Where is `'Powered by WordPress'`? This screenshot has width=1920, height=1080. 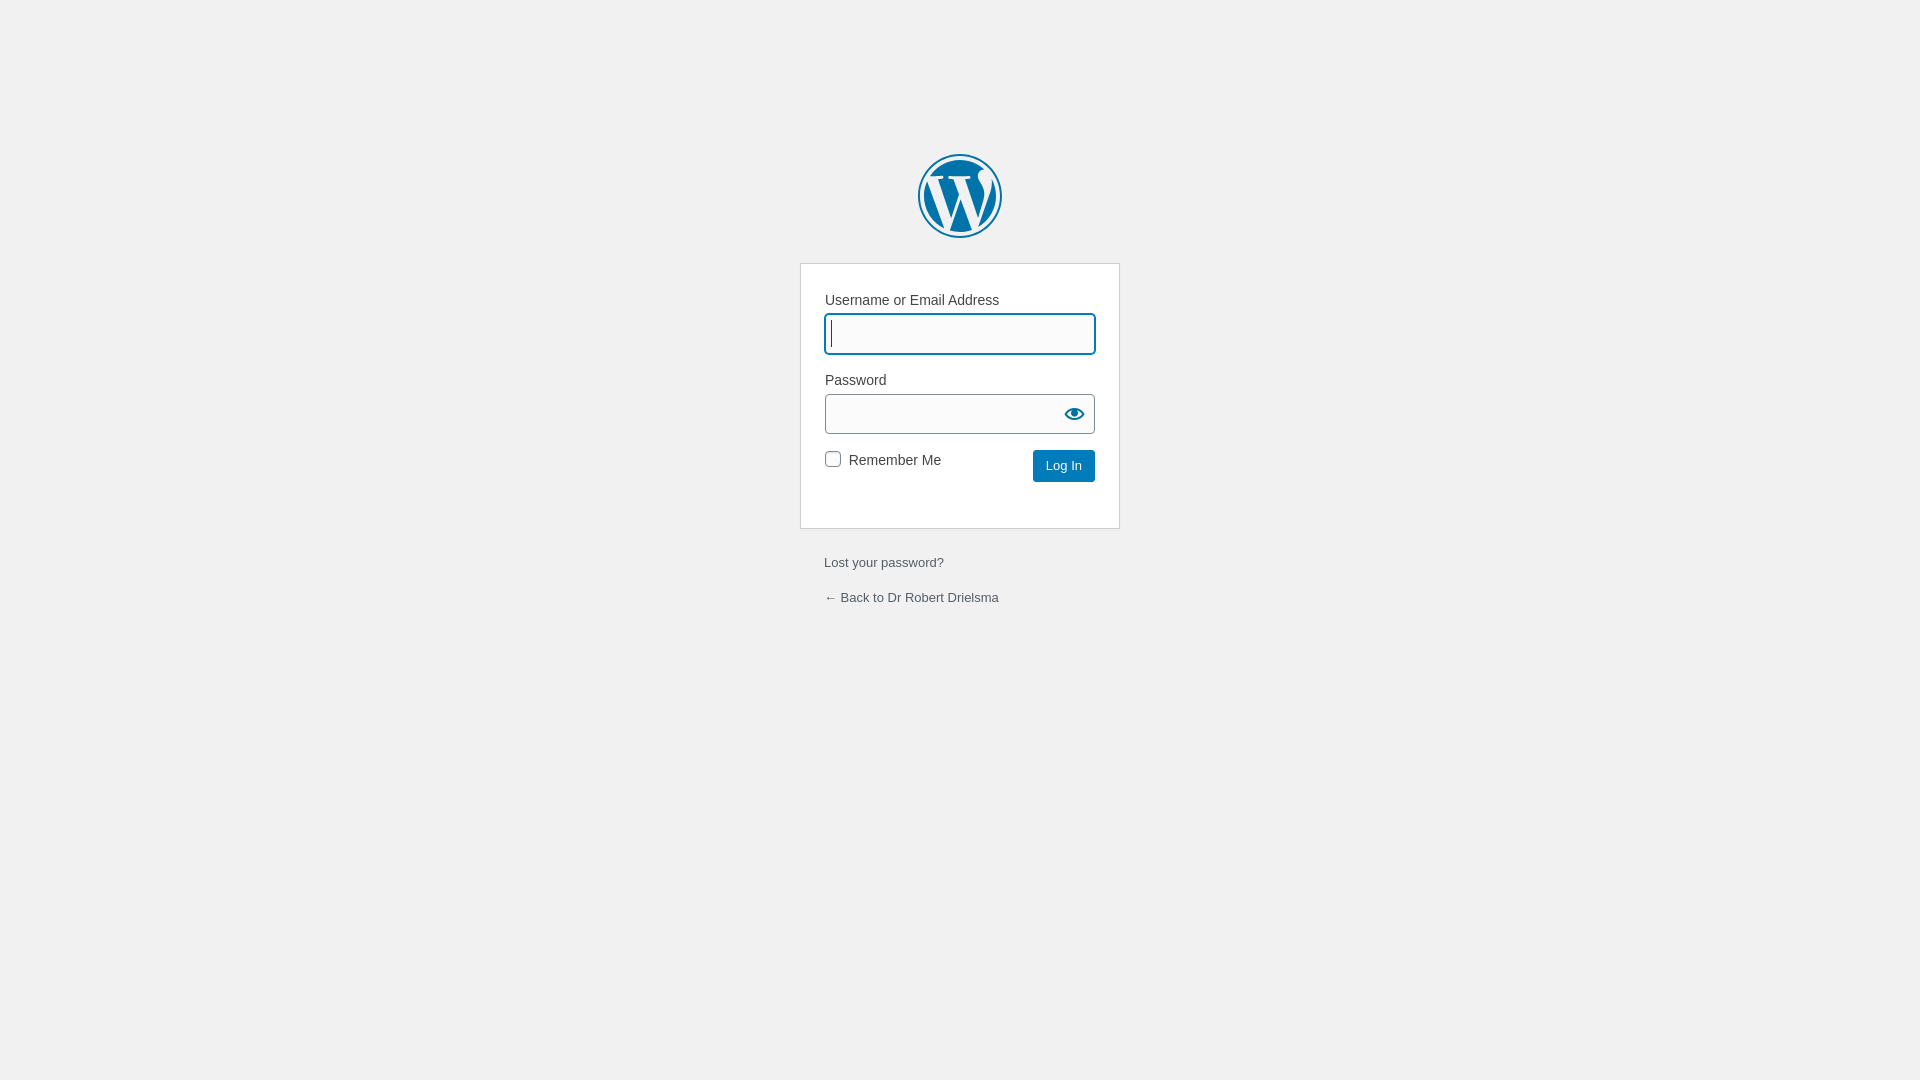 'Powered by WordPress' is located at coordinates (916, 196).